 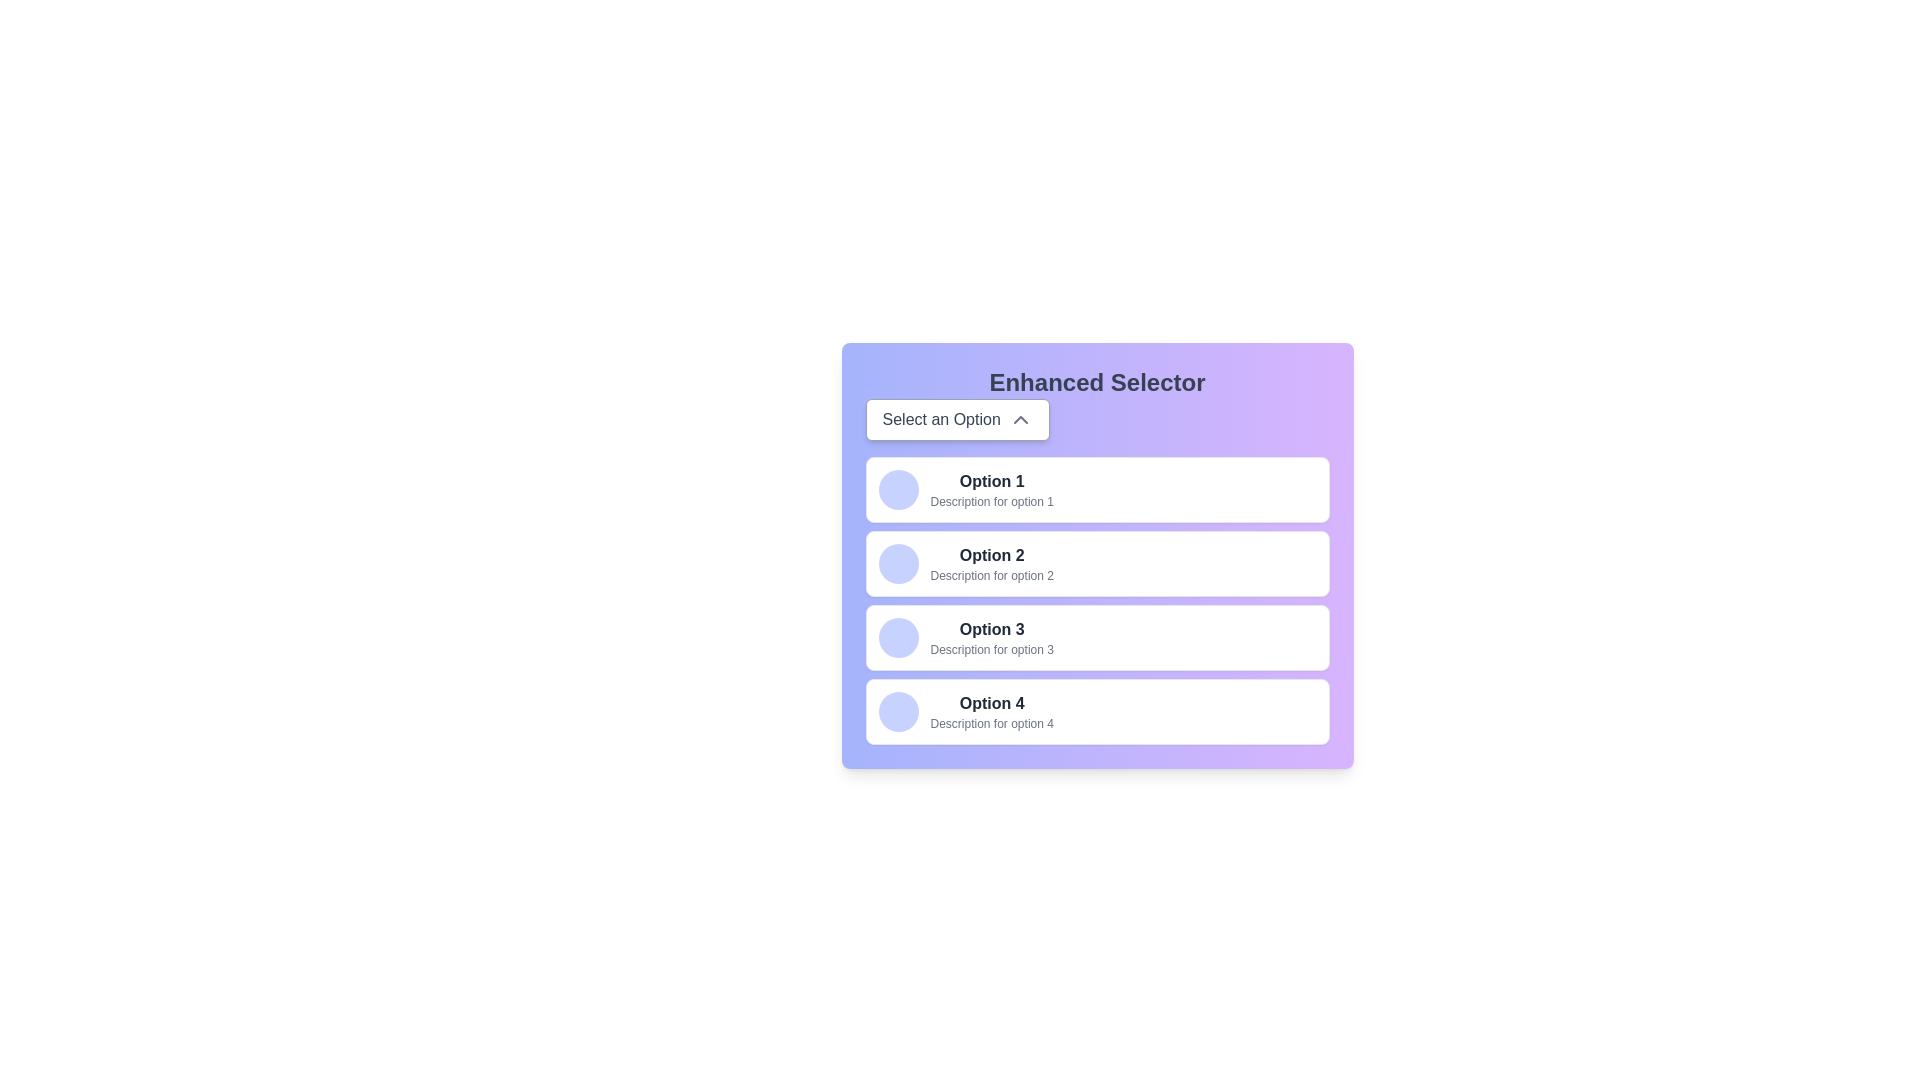 What do you see at coordinates (956, 419) in the screenshot?
I see `the dropdown menu toggle button located below the heading 'Enhanced Selector'` at bounding box center [956, 419].